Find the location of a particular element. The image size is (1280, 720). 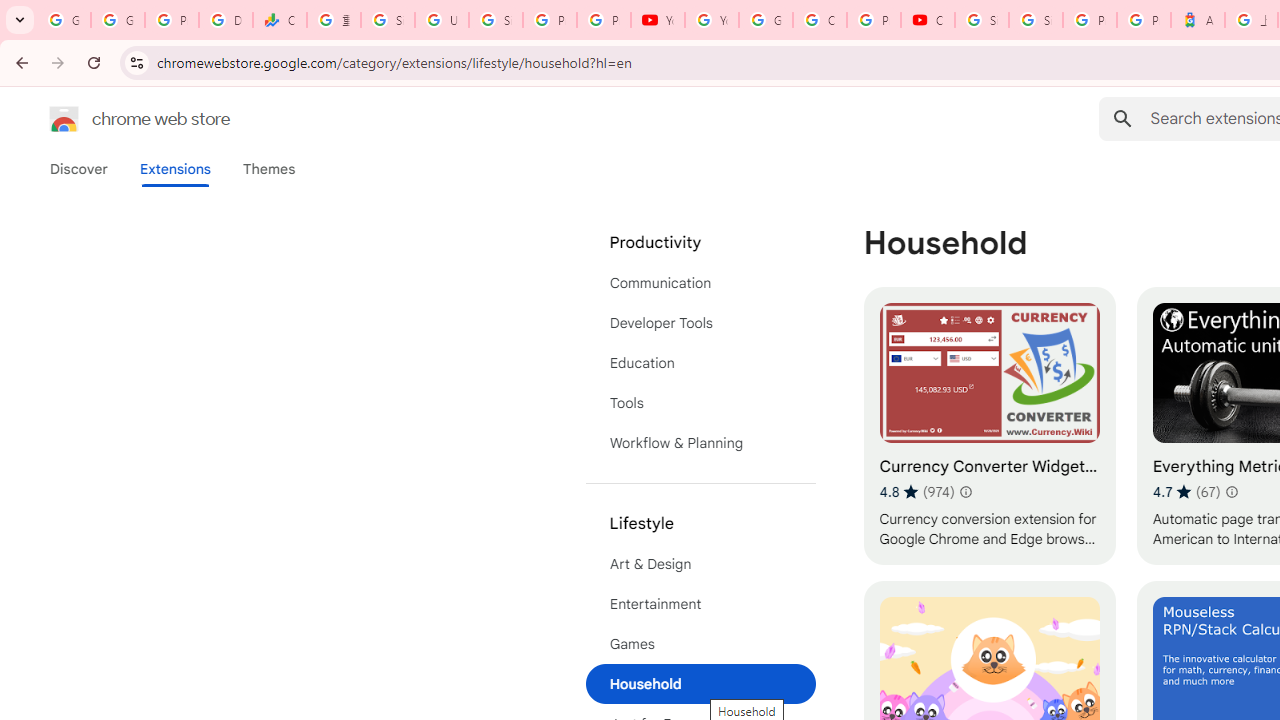

'Currencies - Google Finance' is located at coordinates (279, 20).